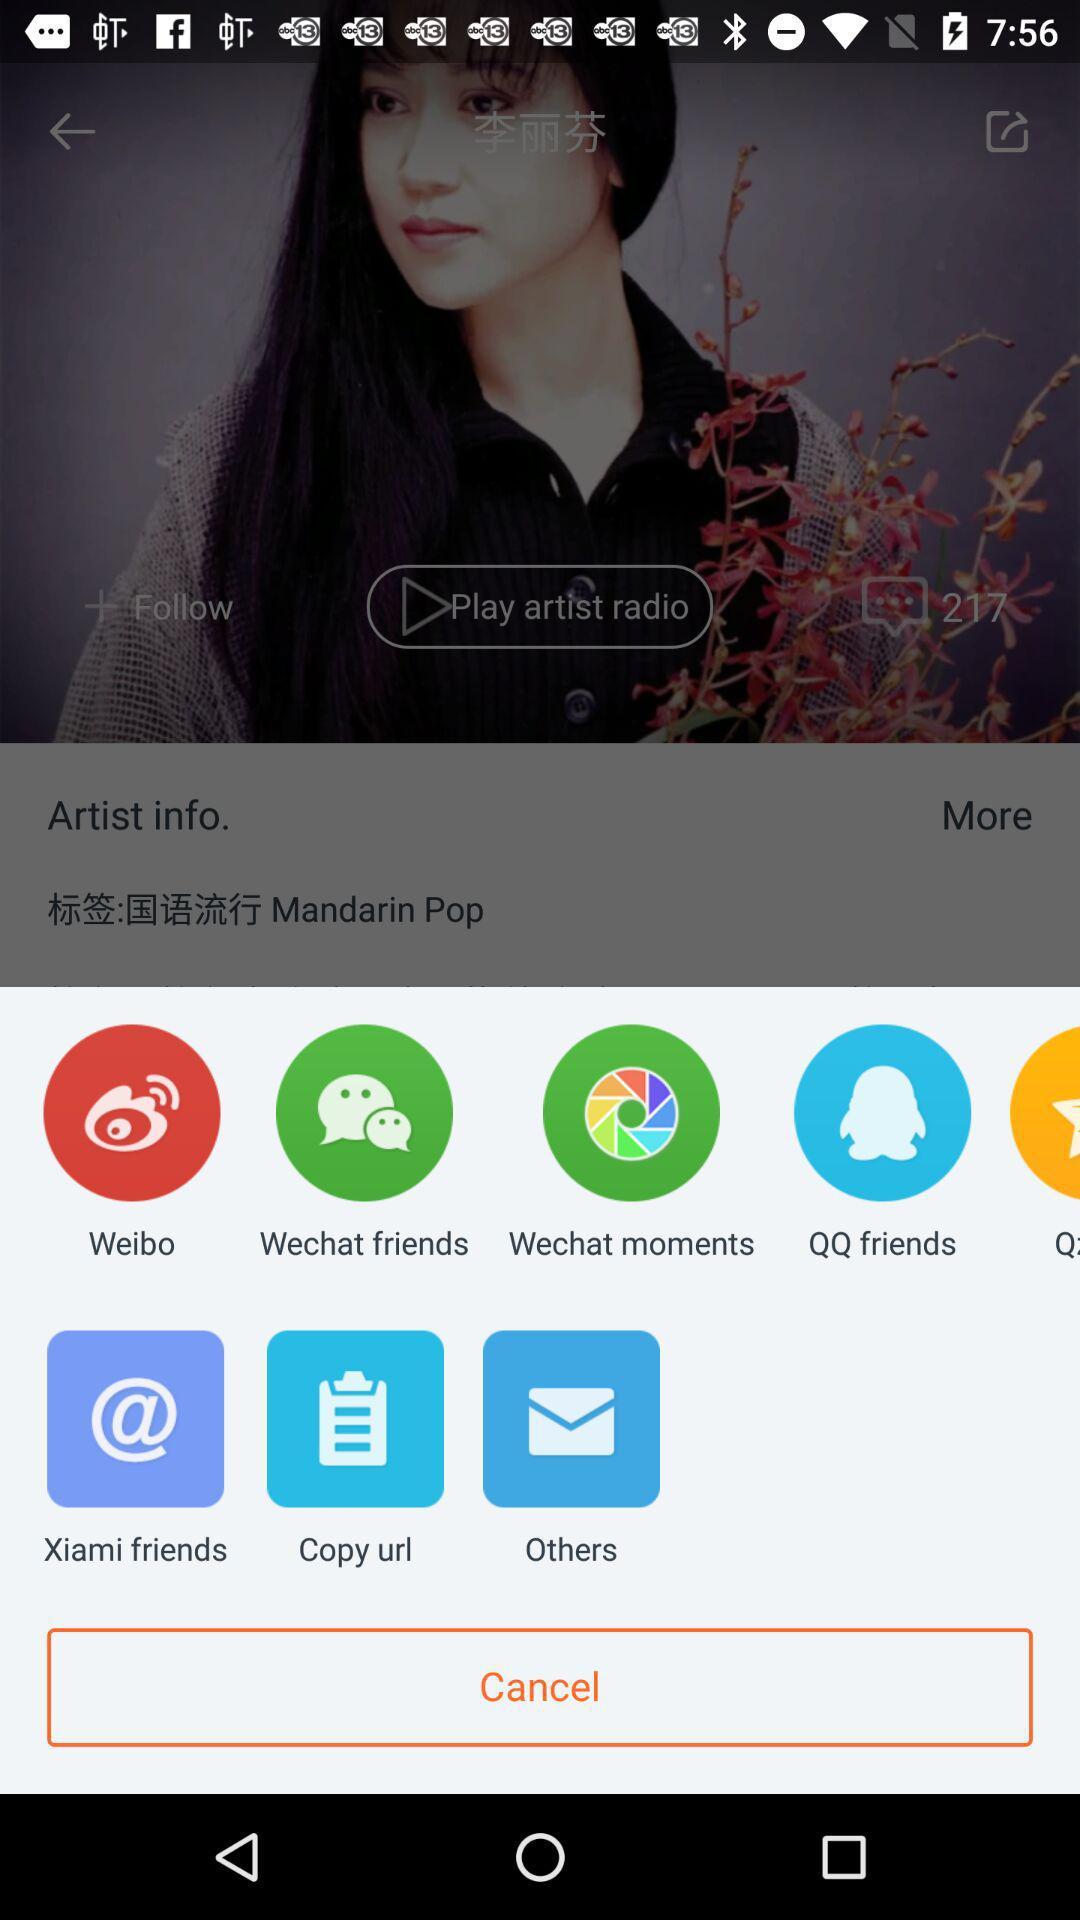 Image resolution: width=1080 pixels, height=1920 pixels. Describe the element at coordinates (131, 1144) in the screenshot. I see `the weibo` at that location.